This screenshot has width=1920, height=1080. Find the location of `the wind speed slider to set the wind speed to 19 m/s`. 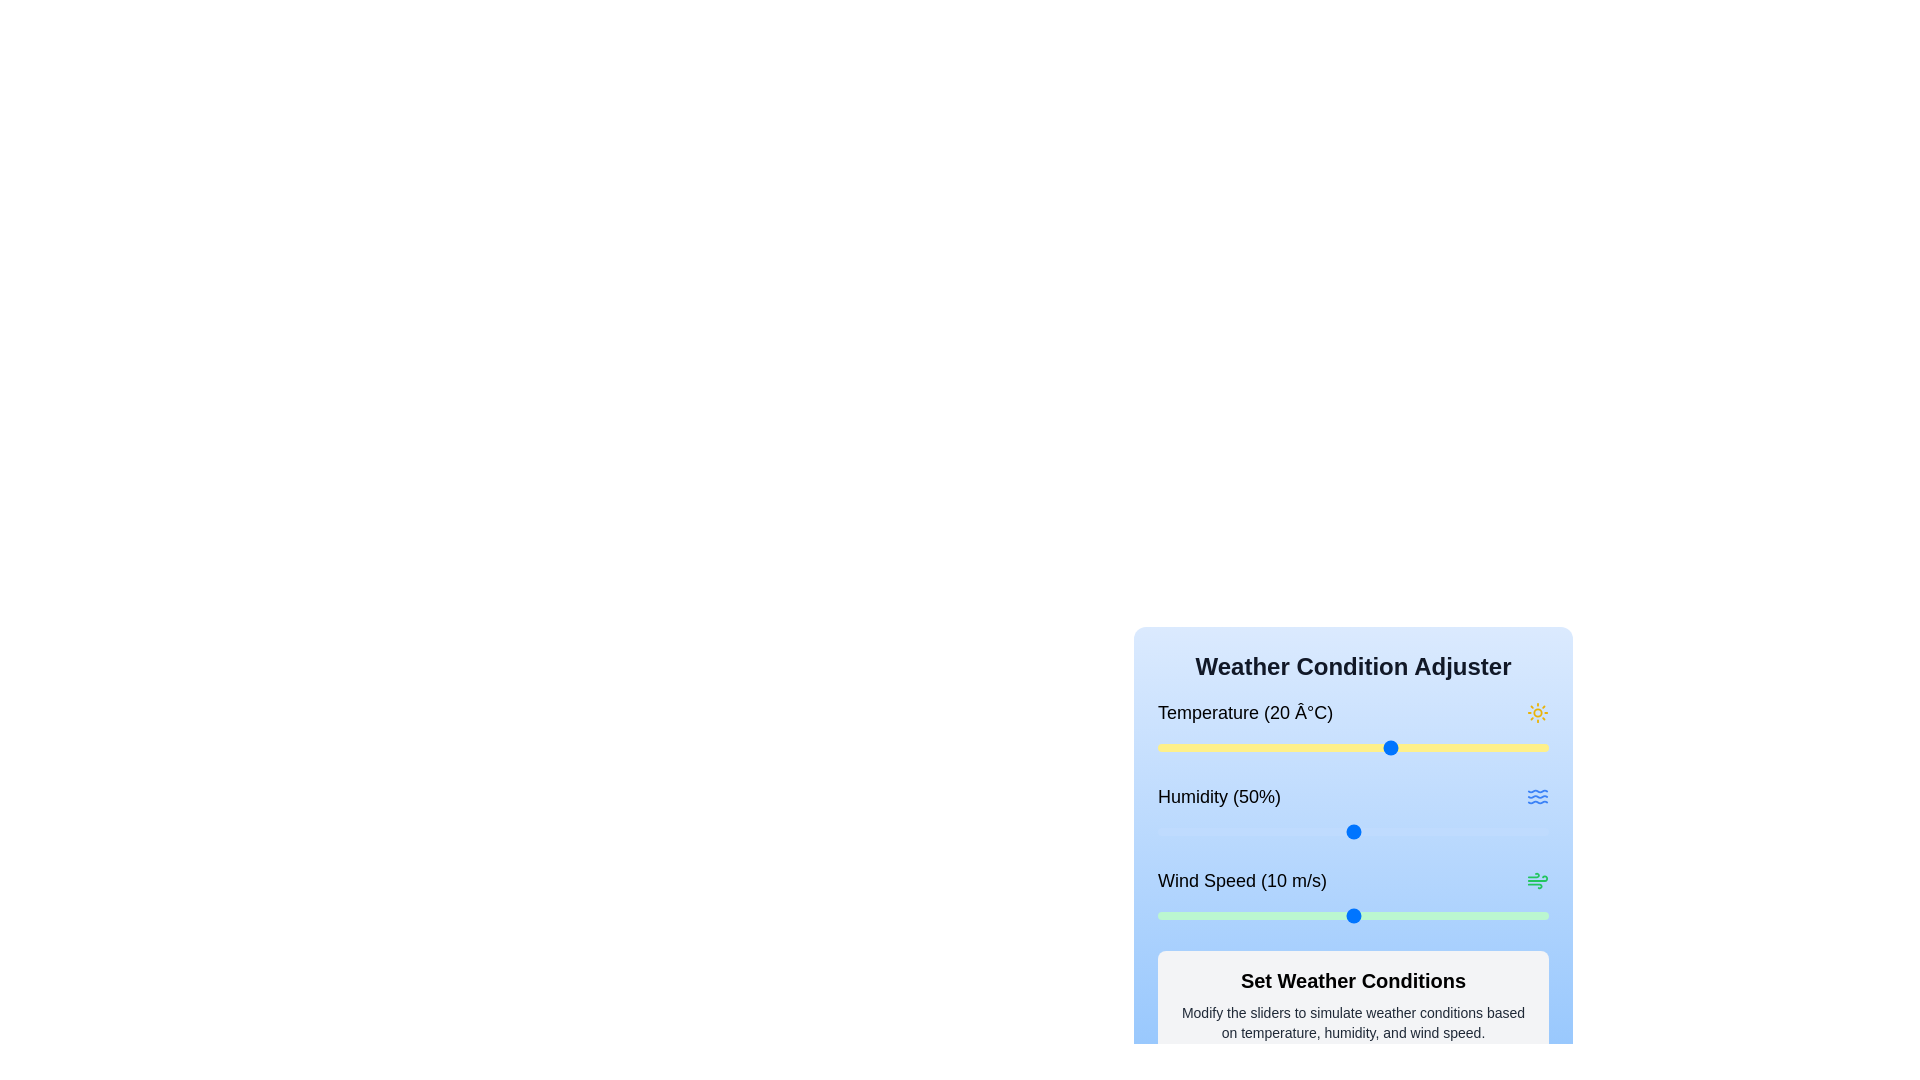

the wind speed slider to set the wind speed to 19 m/s is located at coordinates (1528, 915).